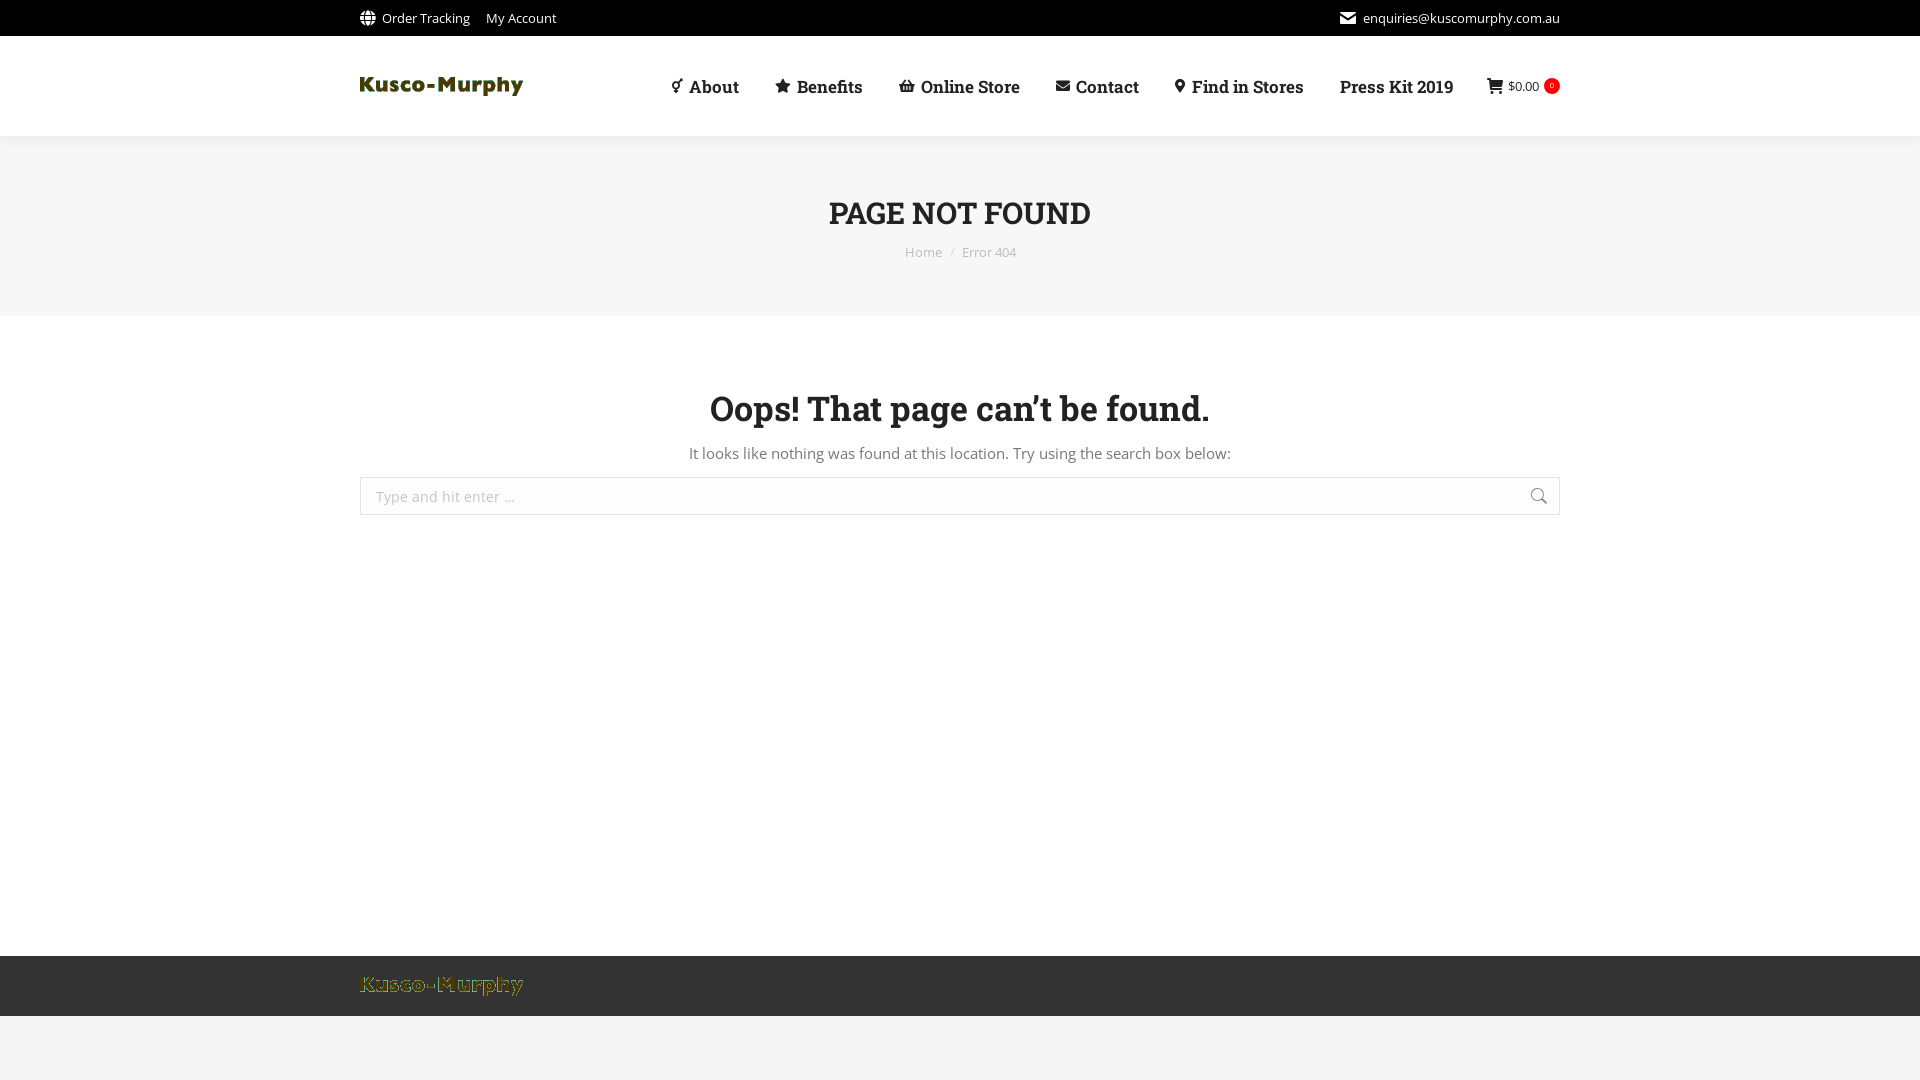 Image resolution: width=1920 pixels, height=1080 pixels. I want to click on 'Home', so click(921, 250).